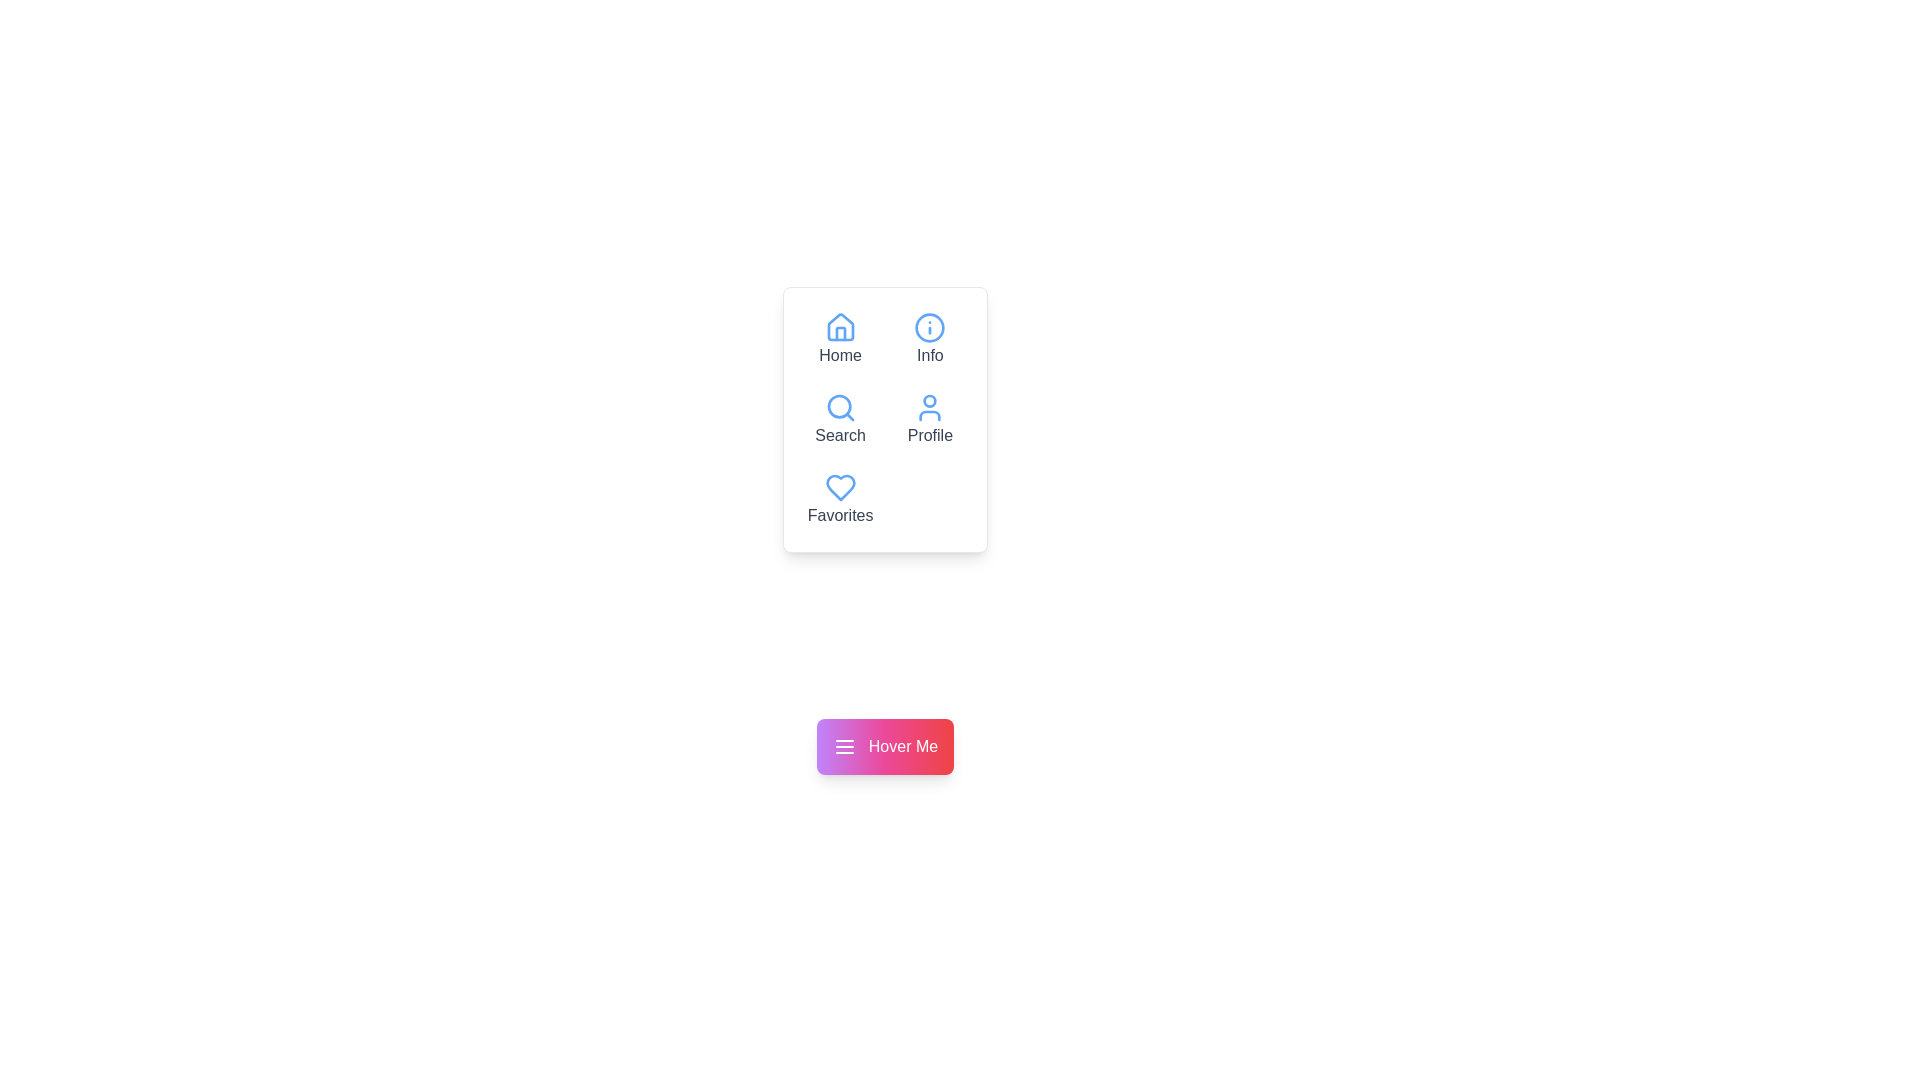 The width and height of the screenshot is (1920, 1080). What do you see at coordinates (929, 401) in the screenshot?
I see `the blue circular graphical component representing the user profile icon, which is positioned at the top center of the icon` at bounding box center [929, 401].